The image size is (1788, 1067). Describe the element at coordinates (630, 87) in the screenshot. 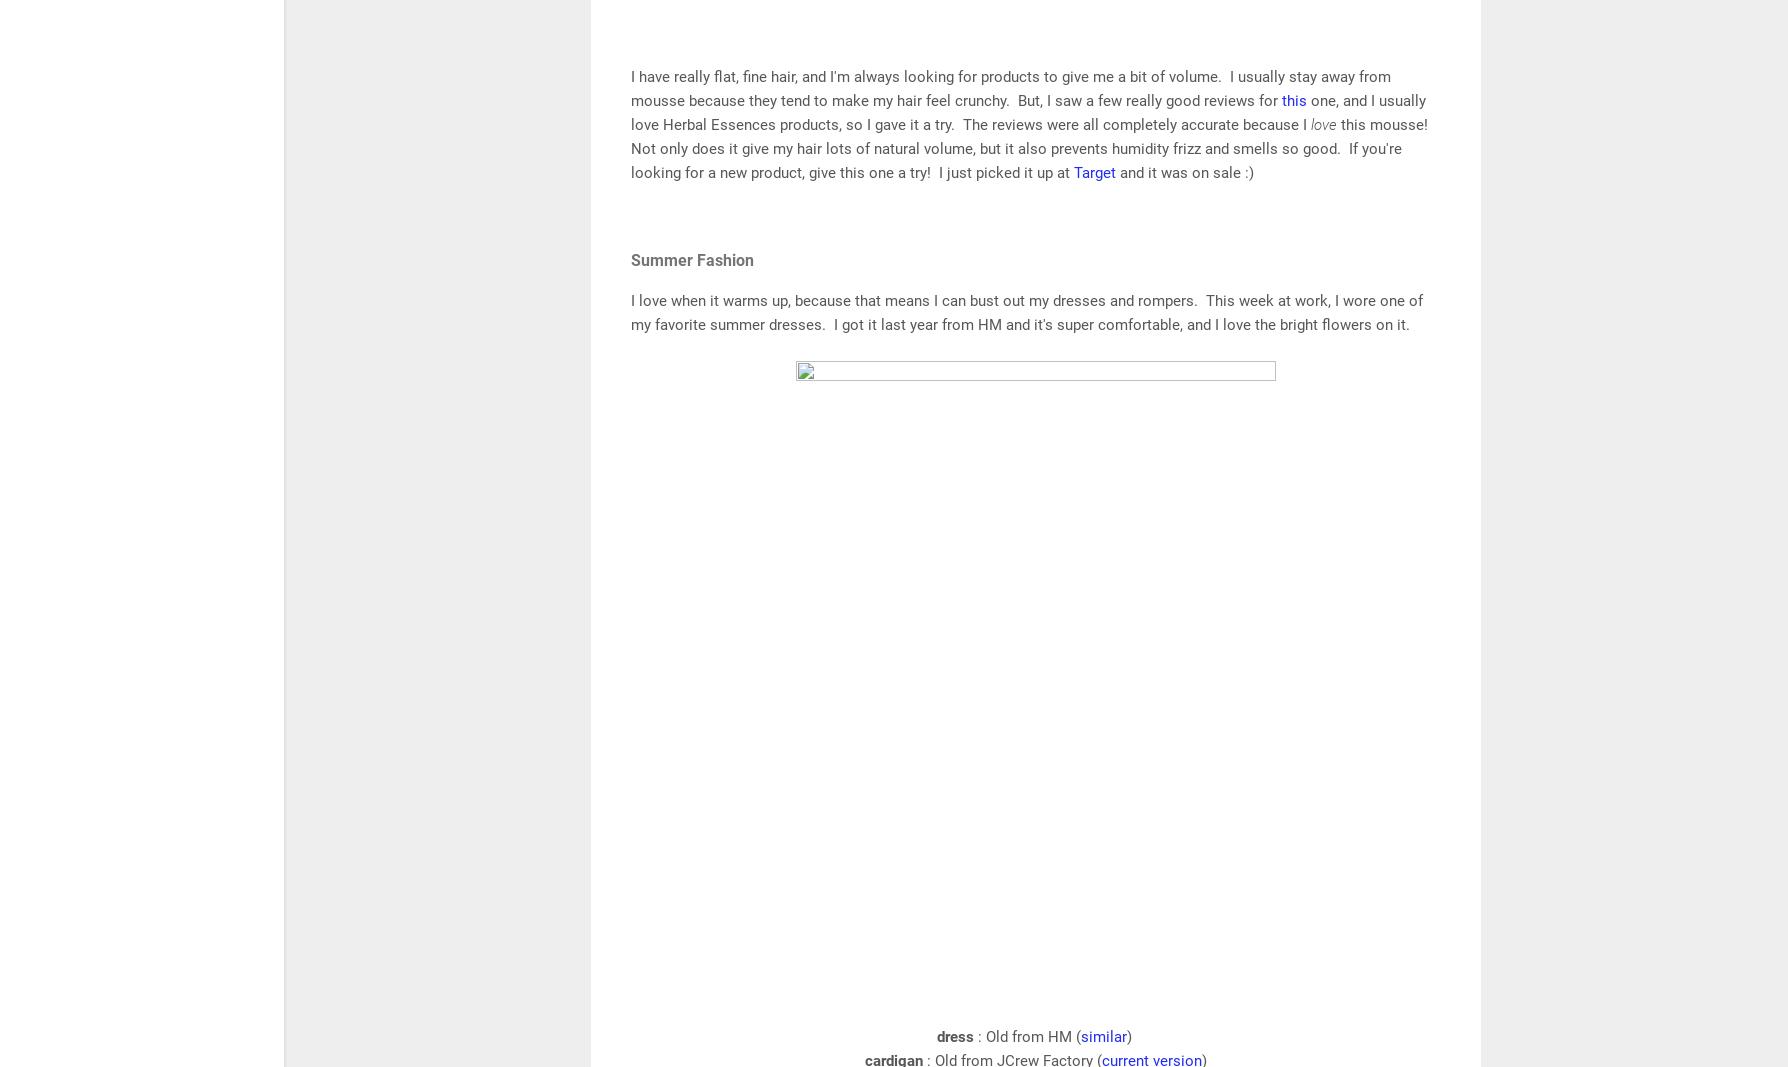

I see `'I have really flat, fine hair, and I'm always looking for products to give me a bit of volume.  I usually stay away from mousse because they tend to make my hair feel crunchy.  But, I saw a few really good reviews for'` at that location.